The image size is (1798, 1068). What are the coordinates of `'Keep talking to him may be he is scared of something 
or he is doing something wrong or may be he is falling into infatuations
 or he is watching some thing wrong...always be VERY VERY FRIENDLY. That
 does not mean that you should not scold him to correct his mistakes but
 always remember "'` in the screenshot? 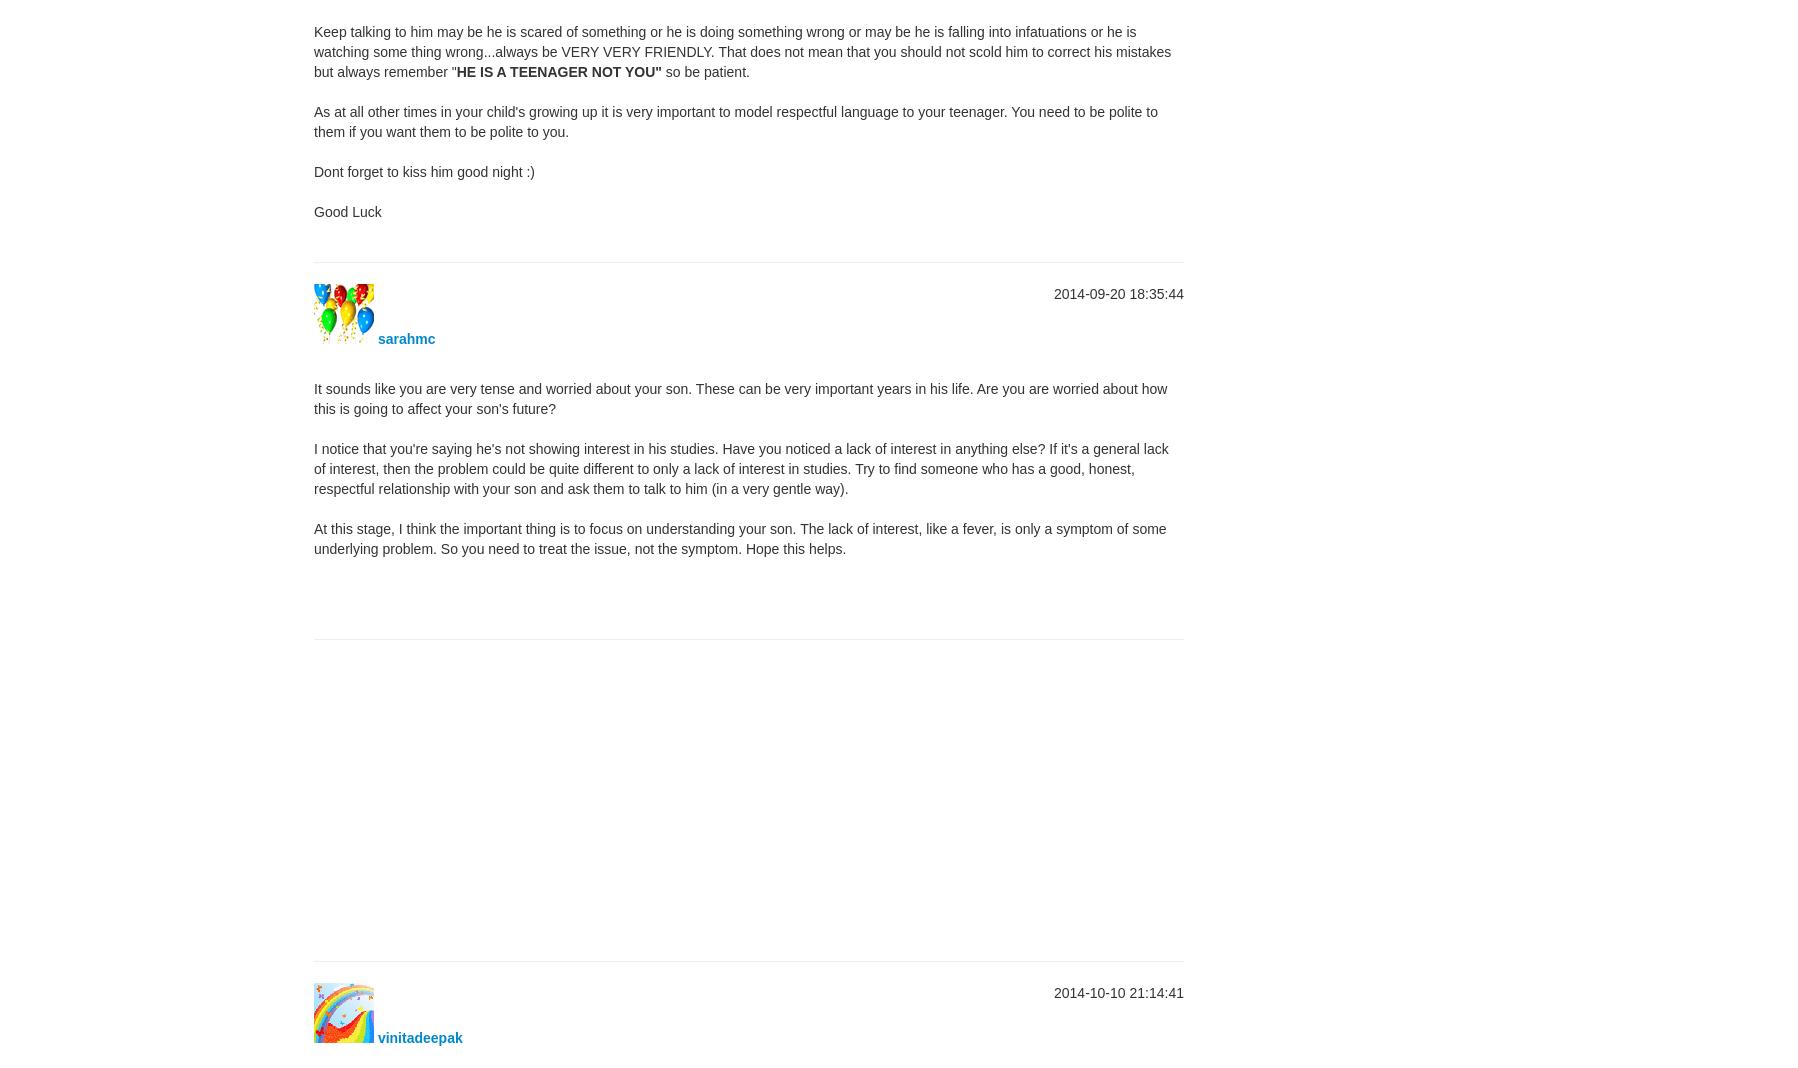 It's located at (741, 50).